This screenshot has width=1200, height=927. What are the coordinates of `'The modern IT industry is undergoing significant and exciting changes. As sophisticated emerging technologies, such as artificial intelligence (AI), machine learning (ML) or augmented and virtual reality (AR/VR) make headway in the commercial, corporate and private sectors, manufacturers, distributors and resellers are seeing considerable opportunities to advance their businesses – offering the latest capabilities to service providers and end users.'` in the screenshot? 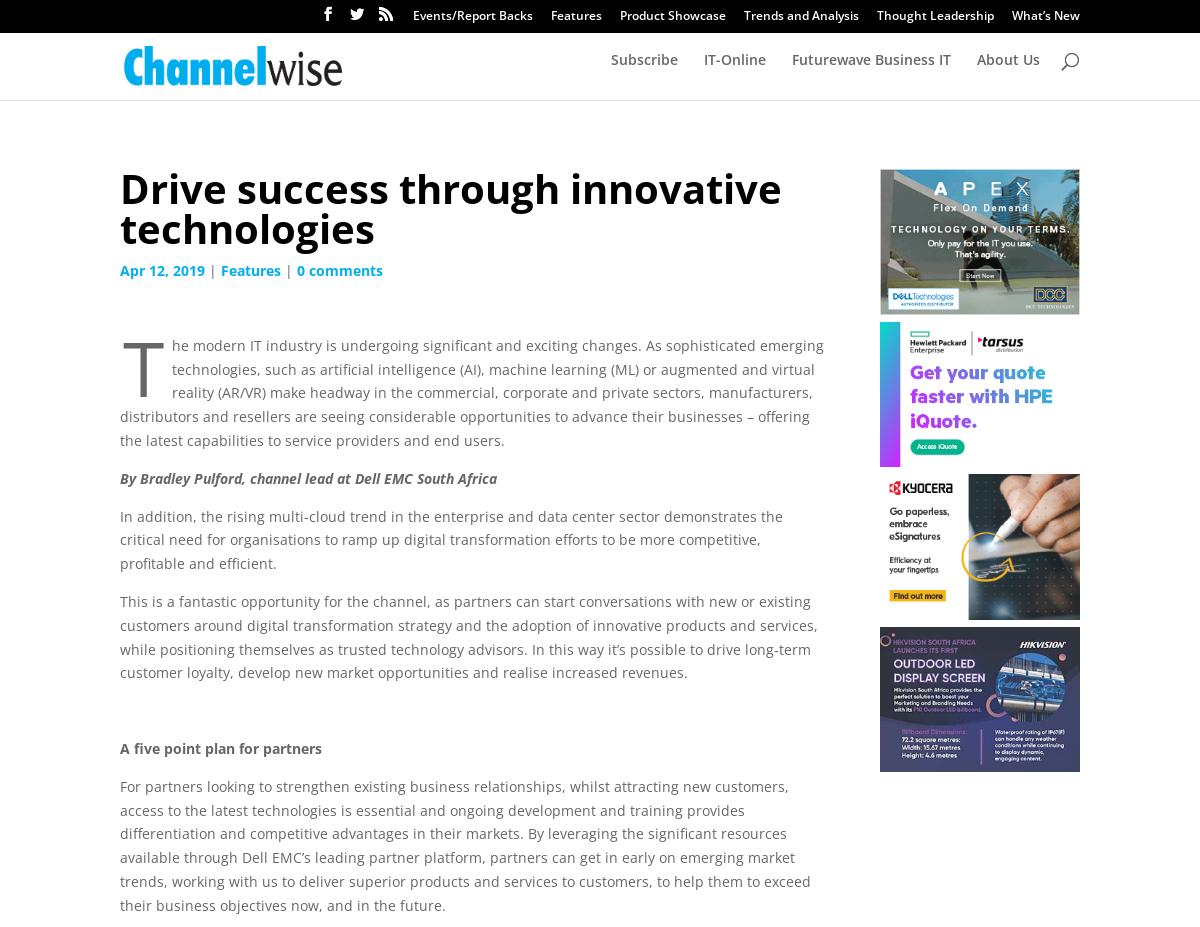 It's located at (470, 381).